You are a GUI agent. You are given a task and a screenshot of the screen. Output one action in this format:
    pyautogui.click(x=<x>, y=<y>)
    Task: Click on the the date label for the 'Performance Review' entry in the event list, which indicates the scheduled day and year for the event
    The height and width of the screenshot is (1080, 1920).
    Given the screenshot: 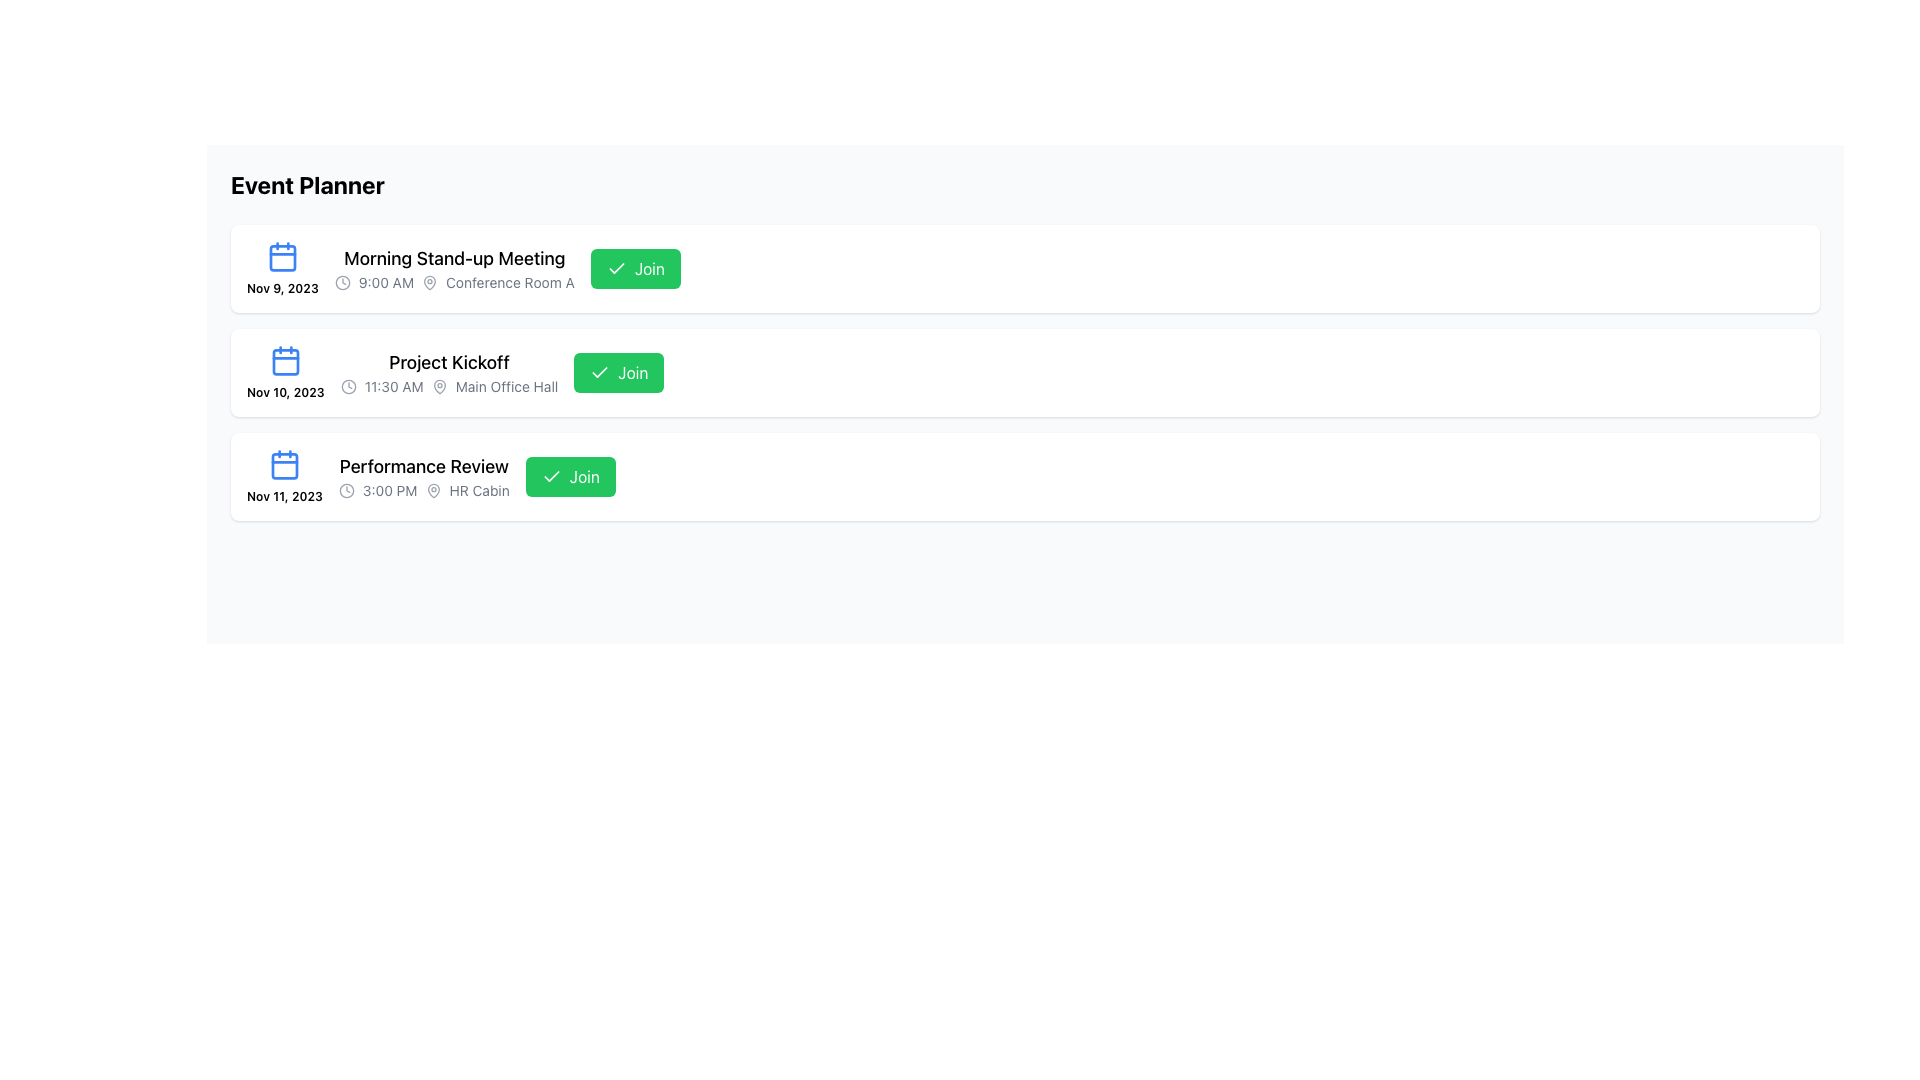 What is the action you would take?
    pyautogui.click(x=283, y=496)
    